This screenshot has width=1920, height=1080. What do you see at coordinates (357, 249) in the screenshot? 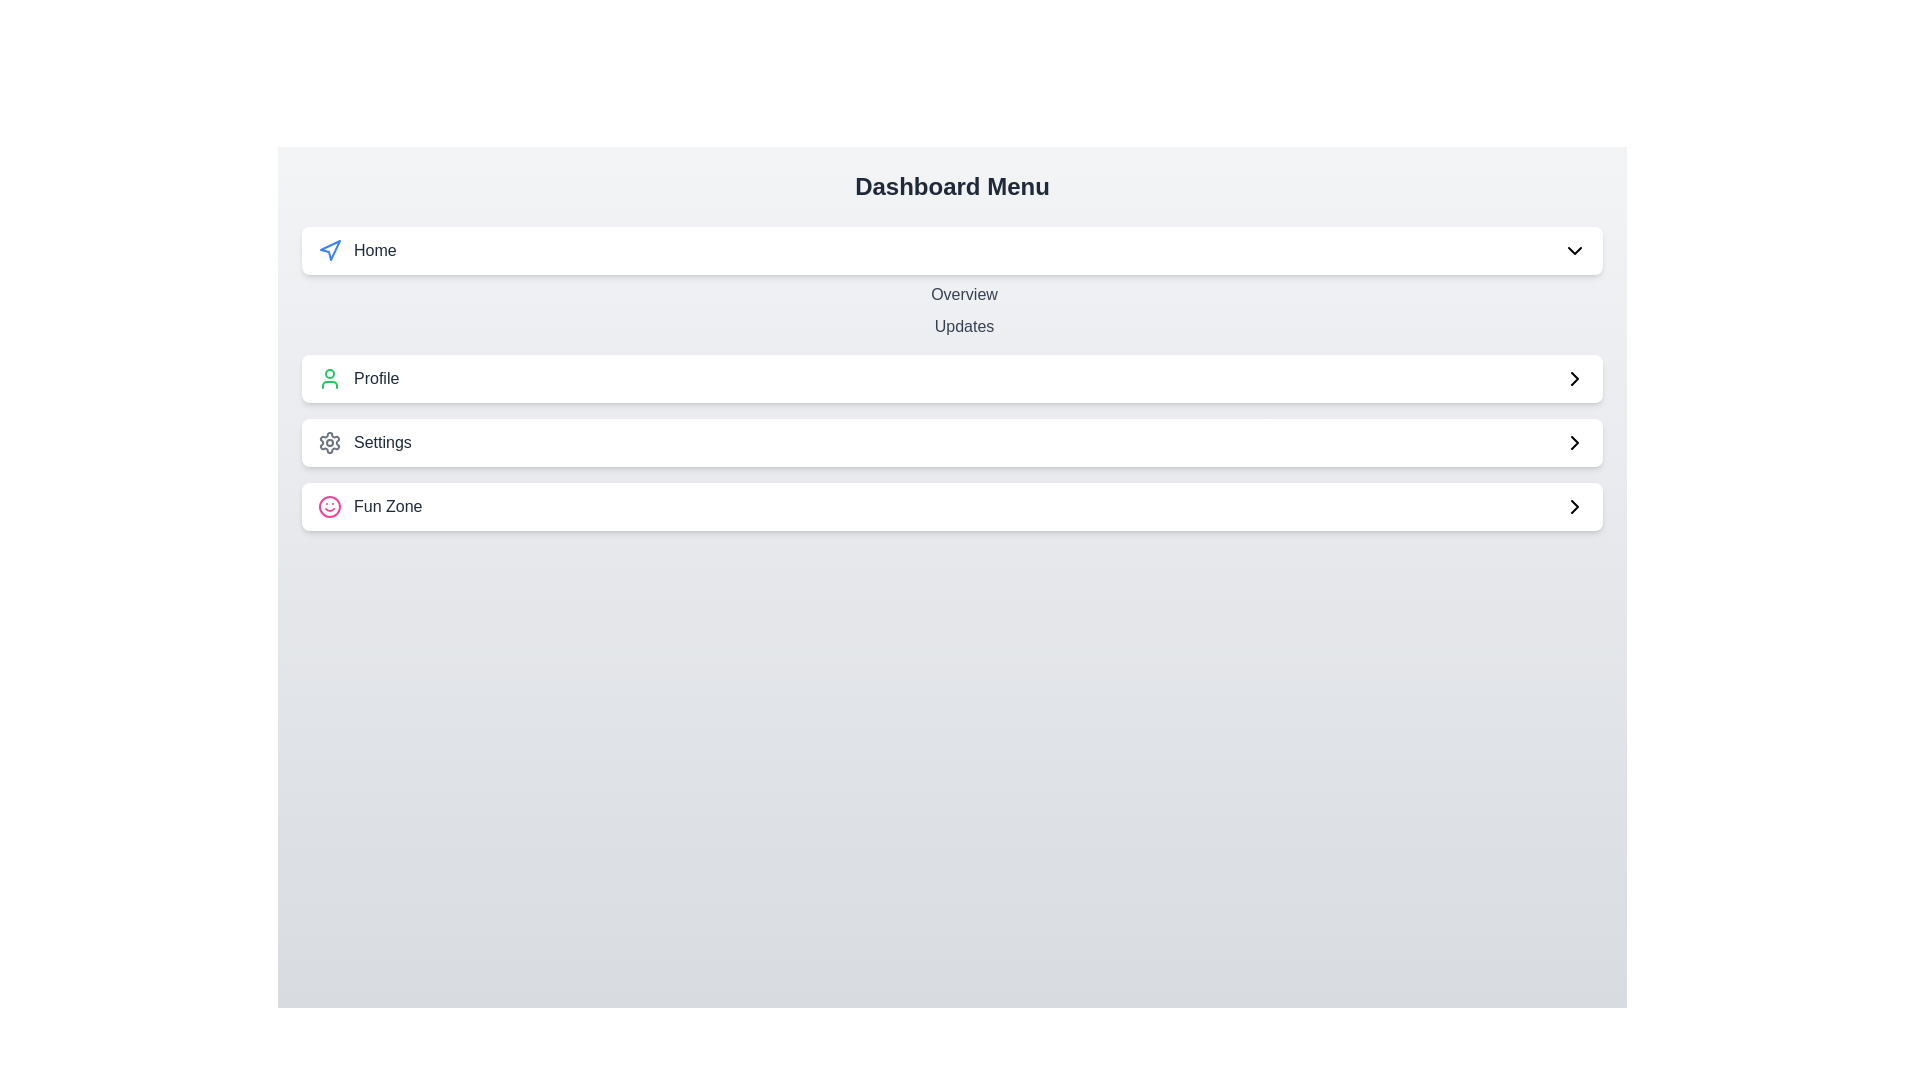
I see `the first option in the navigation menu, which serves as a link to the 'Home' section` at bounding box center [357, 249].